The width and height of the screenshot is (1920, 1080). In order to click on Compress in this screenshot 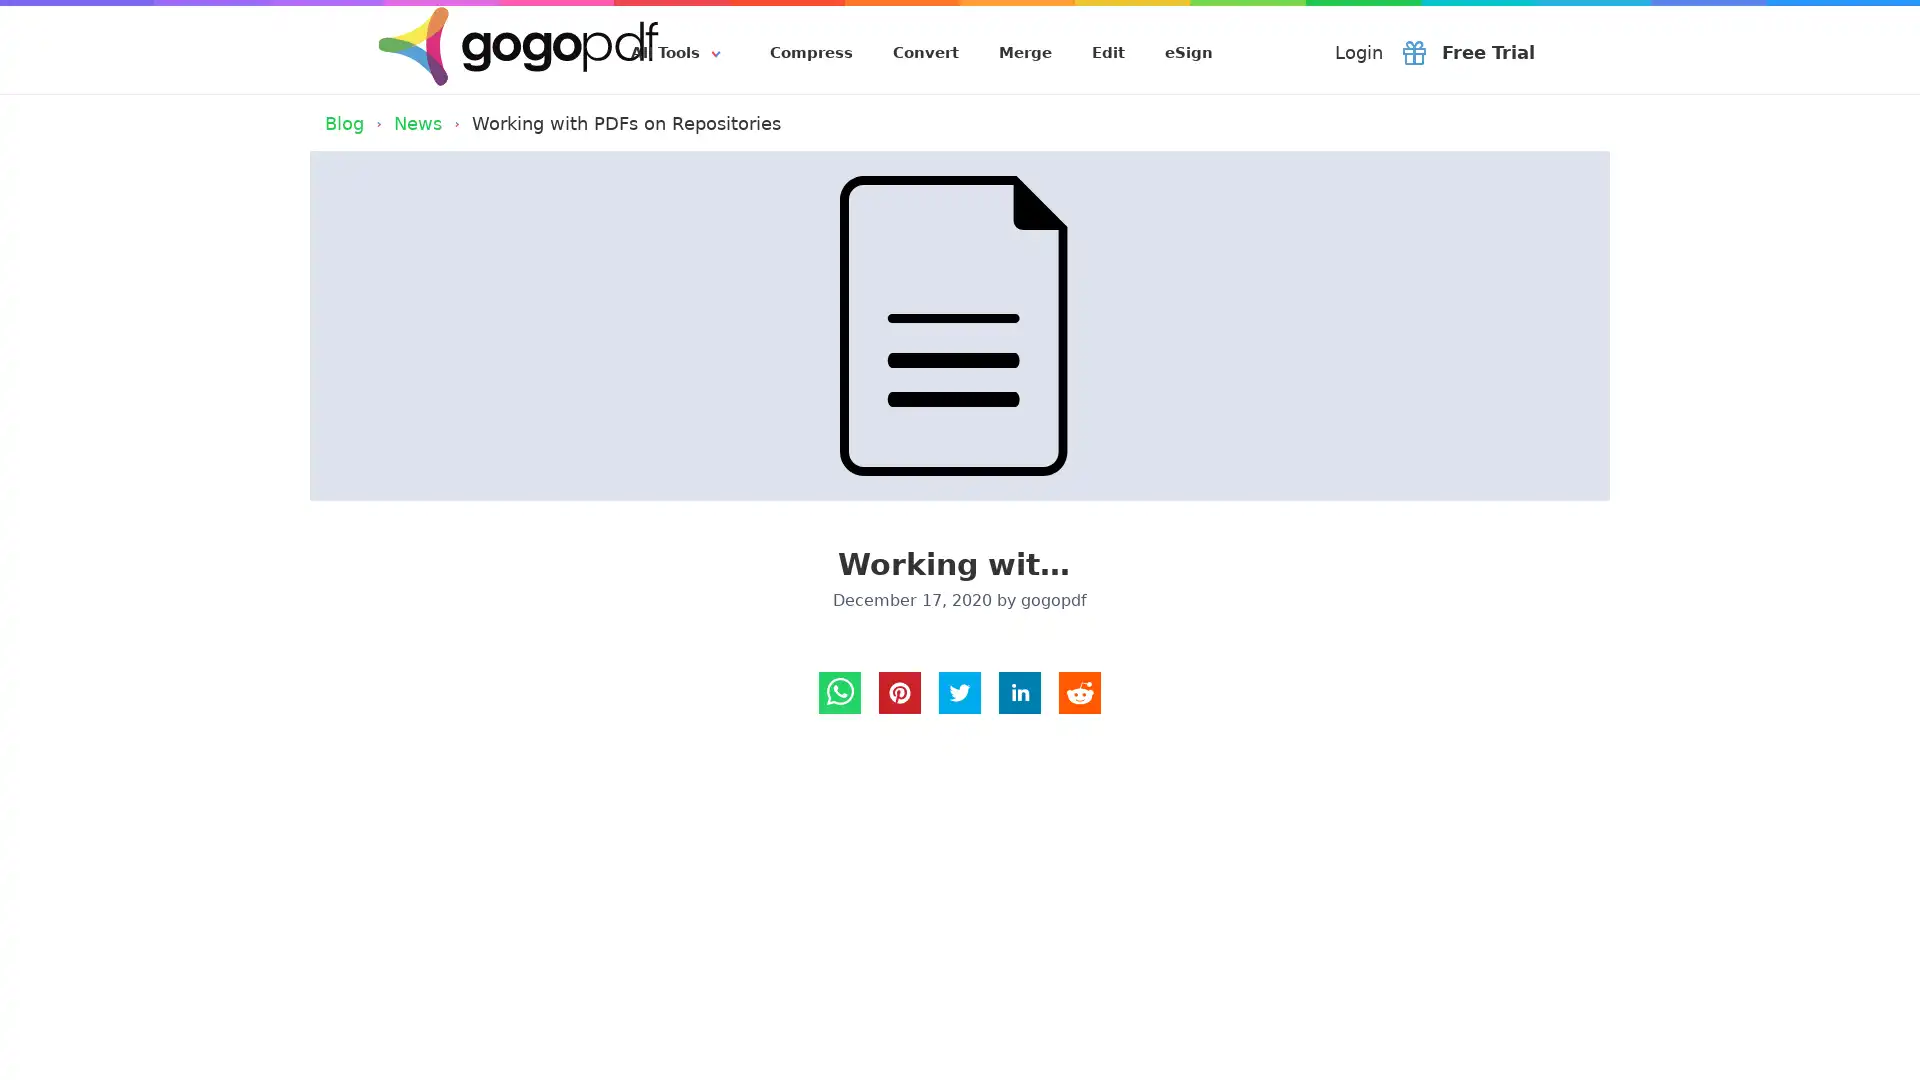, I will do `click(811, 51)`.